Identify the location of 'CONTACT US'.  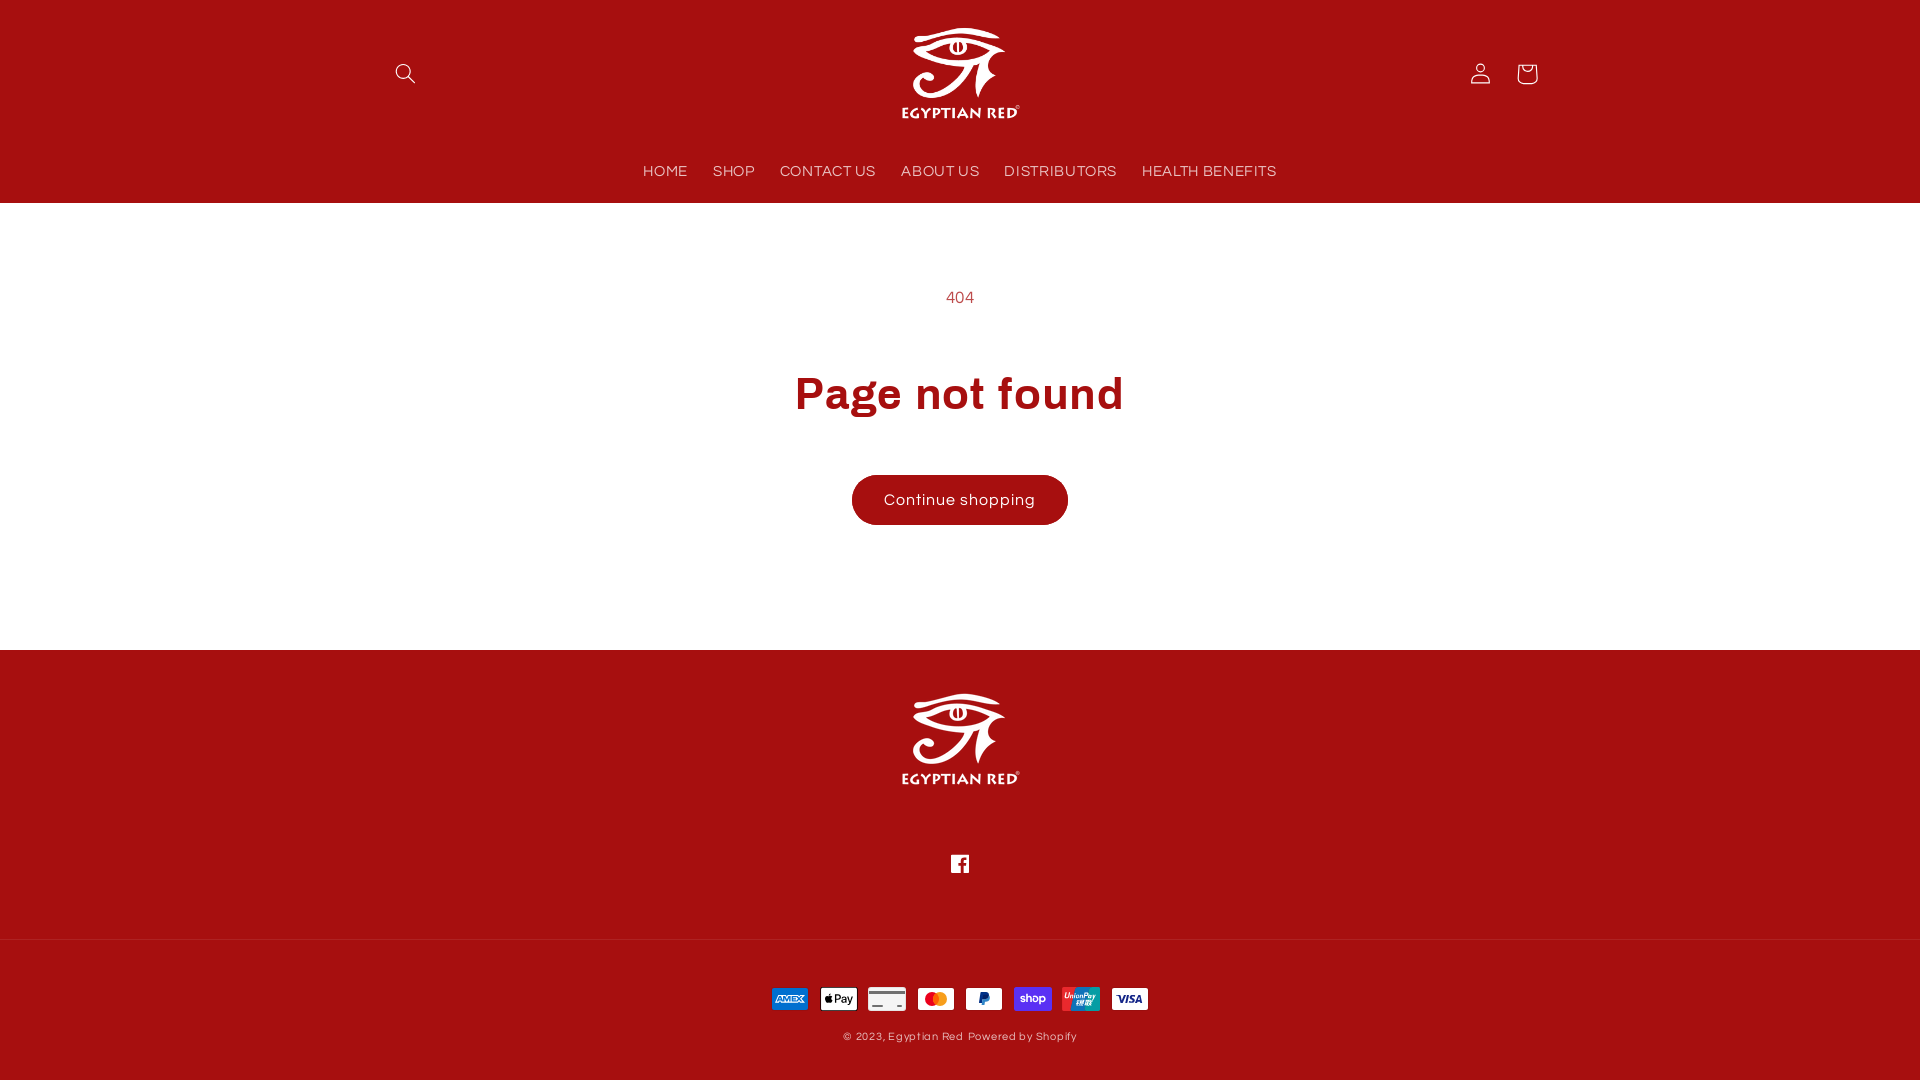
(828, 172).